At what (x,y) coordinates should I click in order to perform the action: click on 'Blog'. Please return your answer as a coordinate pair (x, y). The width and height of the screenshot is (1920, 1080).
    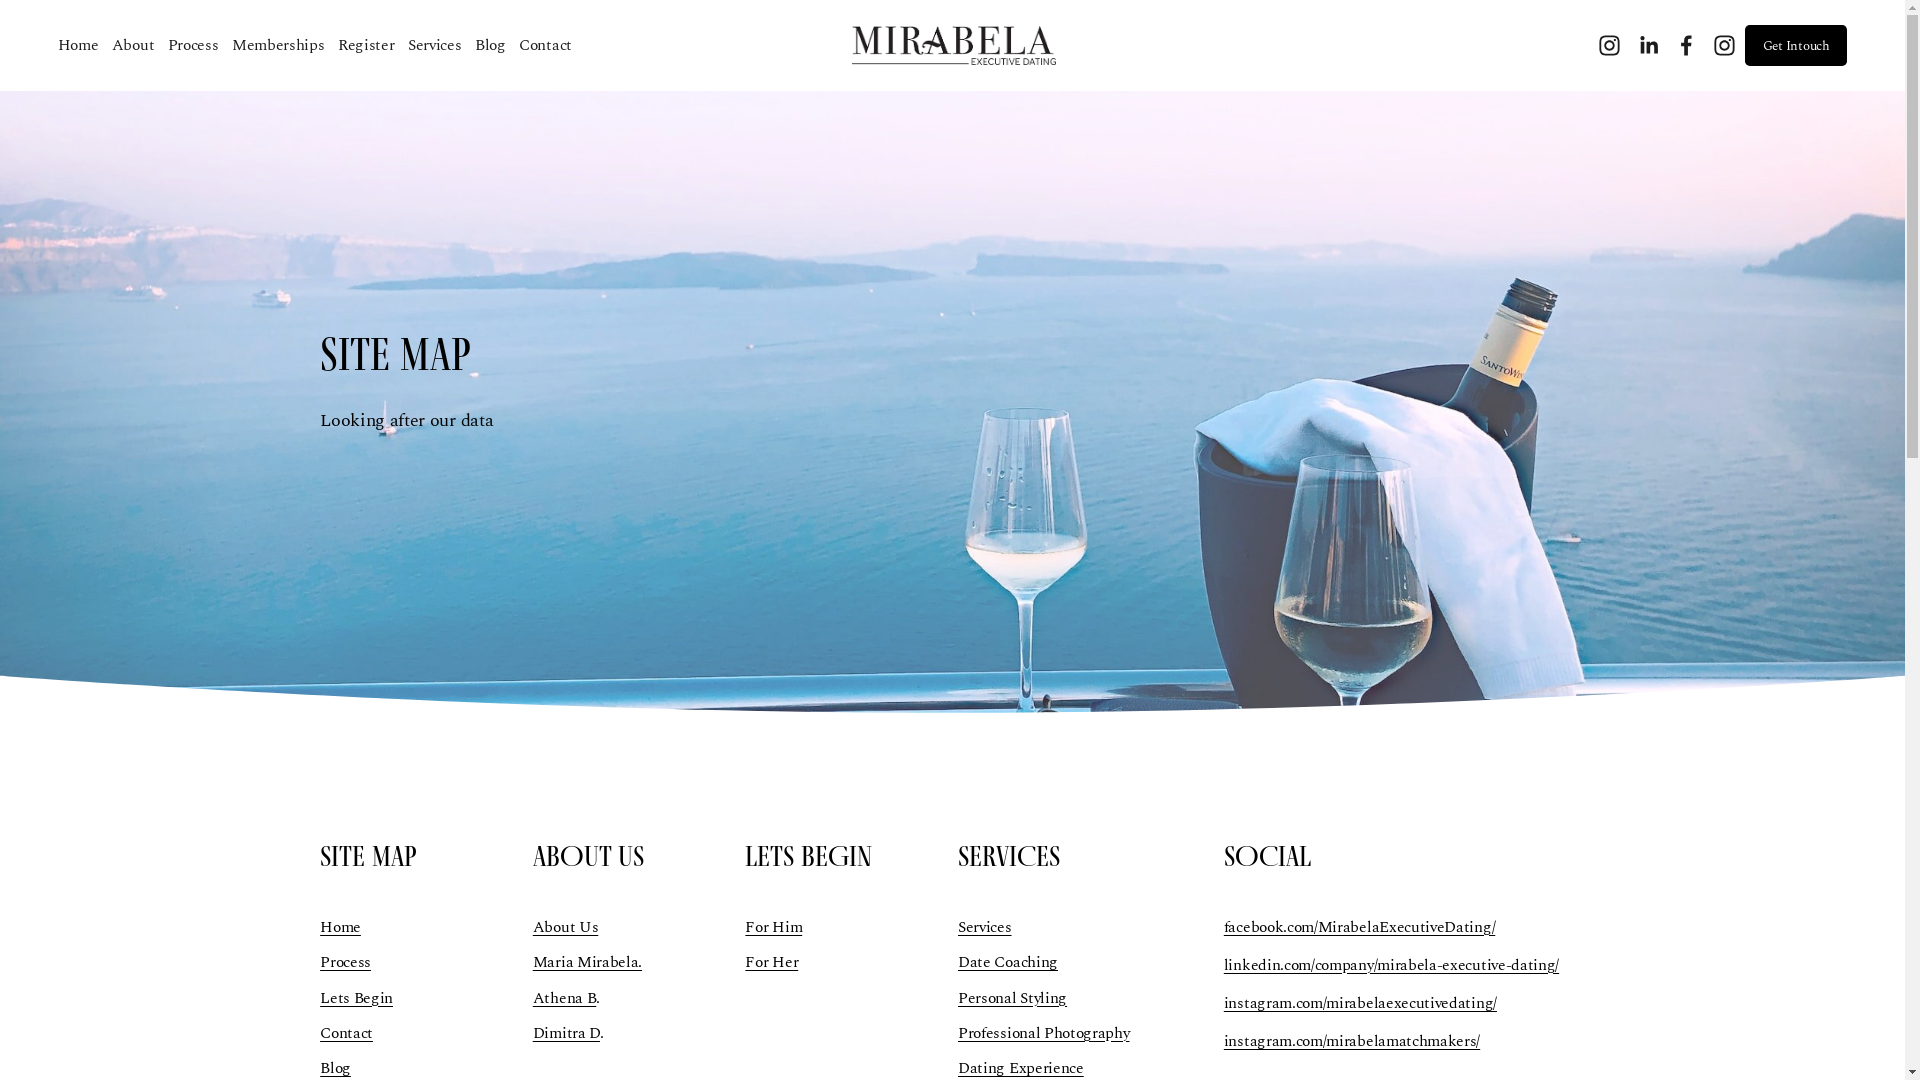
    Looking at the image, I should click on (490, 45).